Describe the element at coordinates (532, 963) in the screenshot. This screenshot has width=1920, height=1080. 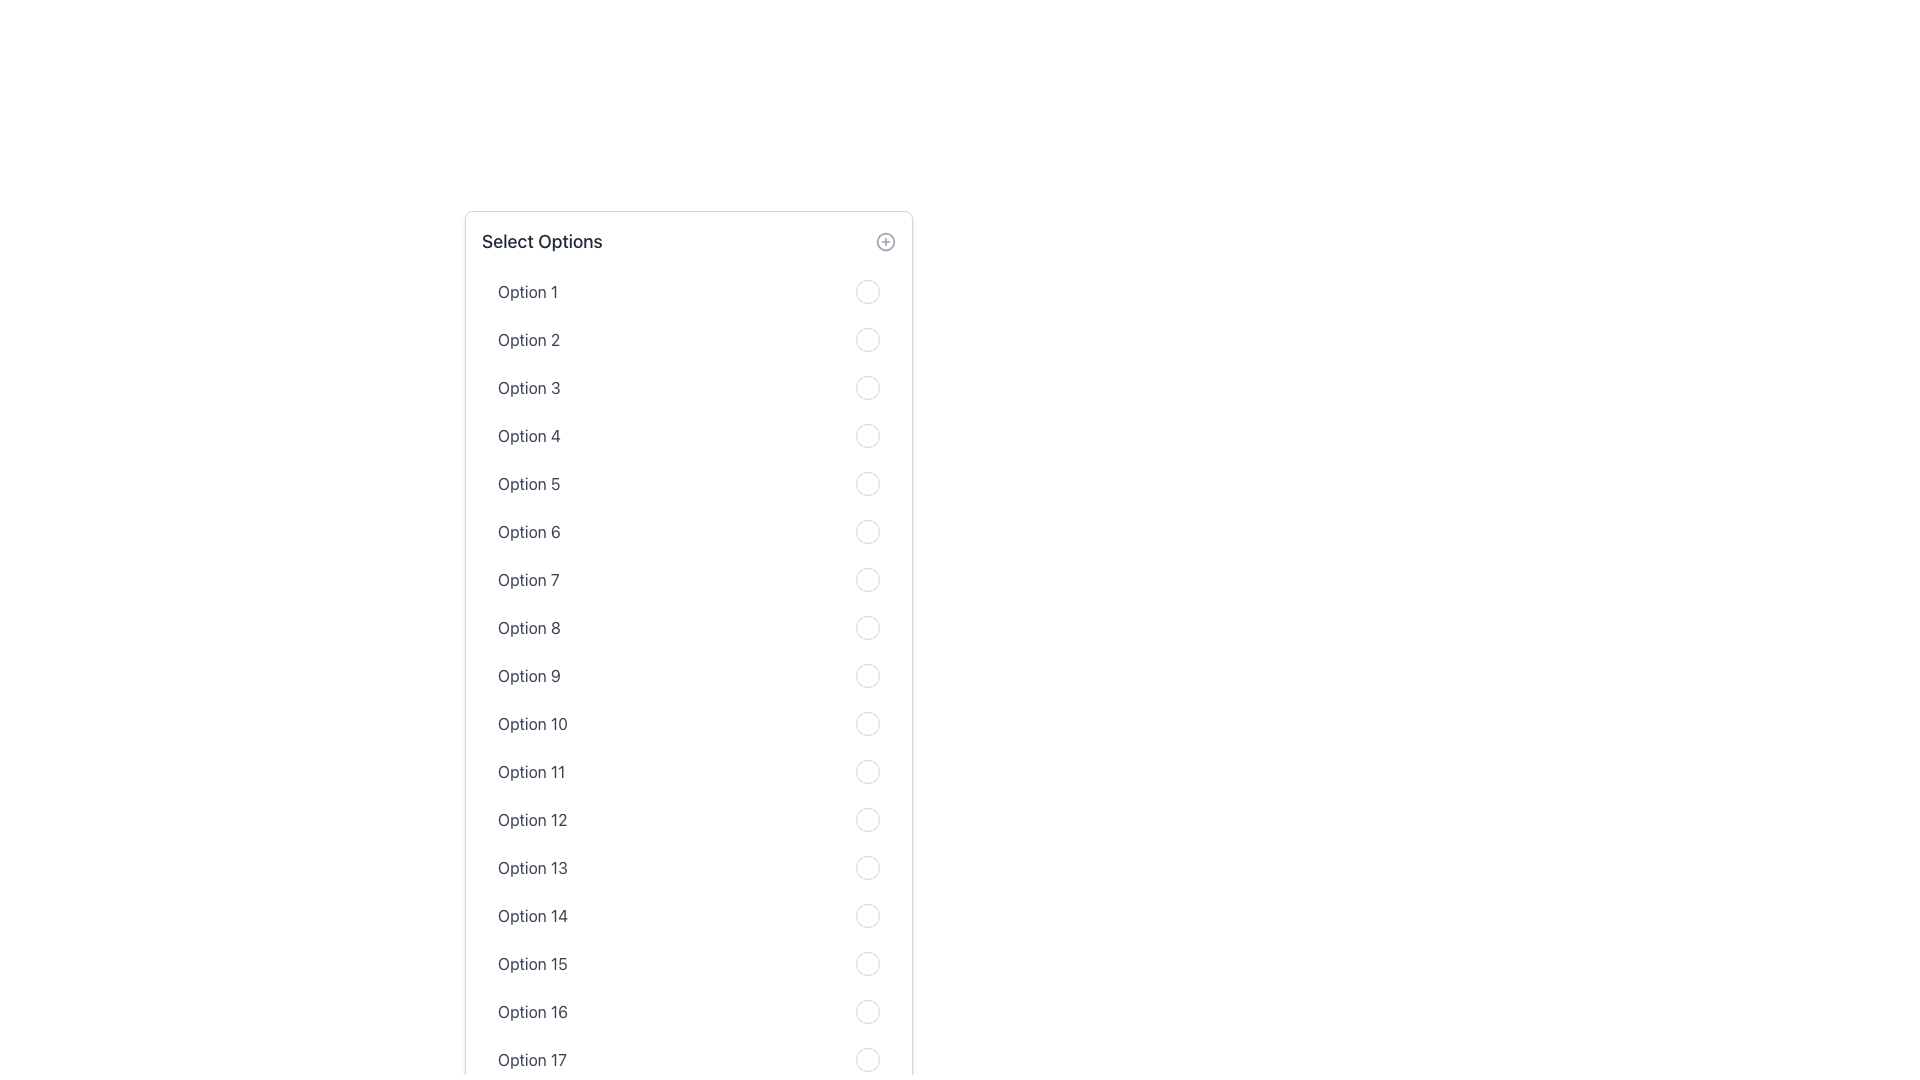
I see `text label "Option 15" which is styled in gray color and serves as a label for a specific choice in the list of options` at that location.